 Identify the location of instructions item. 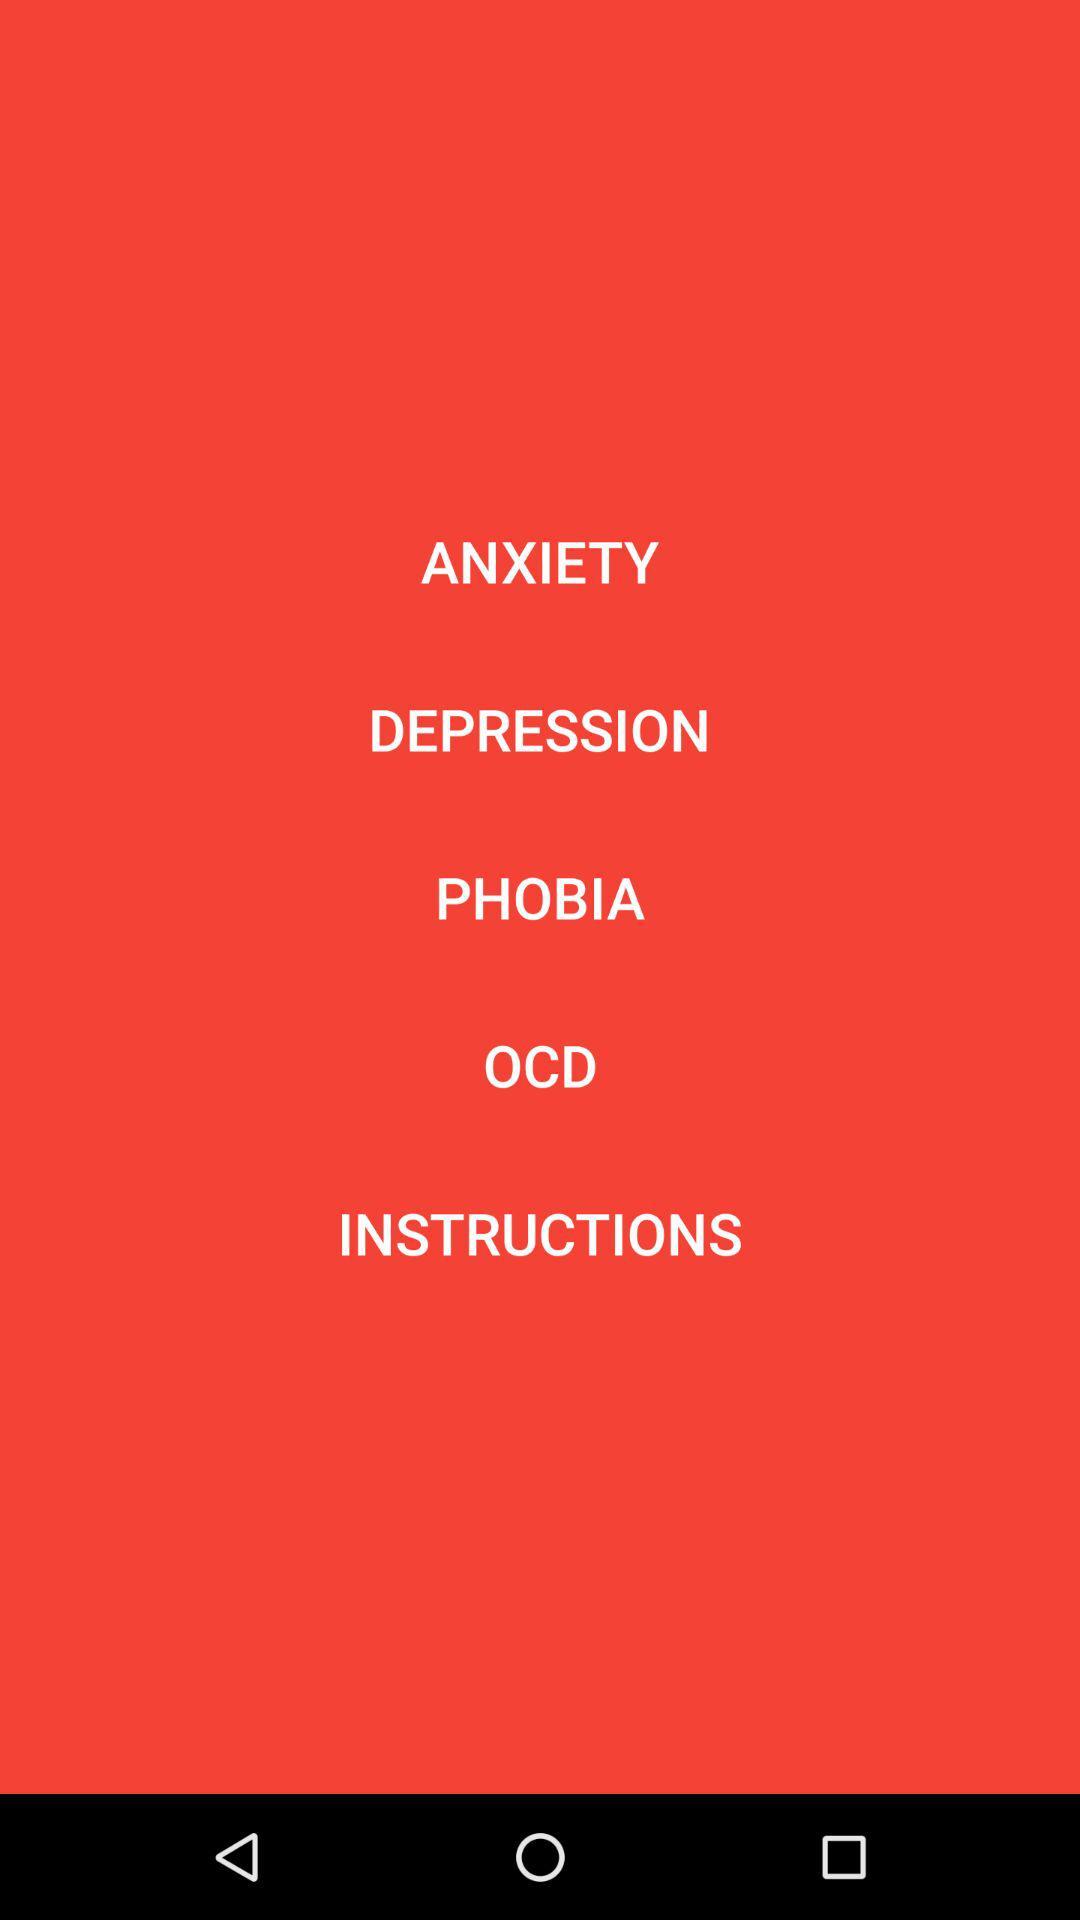
(540, 1232).